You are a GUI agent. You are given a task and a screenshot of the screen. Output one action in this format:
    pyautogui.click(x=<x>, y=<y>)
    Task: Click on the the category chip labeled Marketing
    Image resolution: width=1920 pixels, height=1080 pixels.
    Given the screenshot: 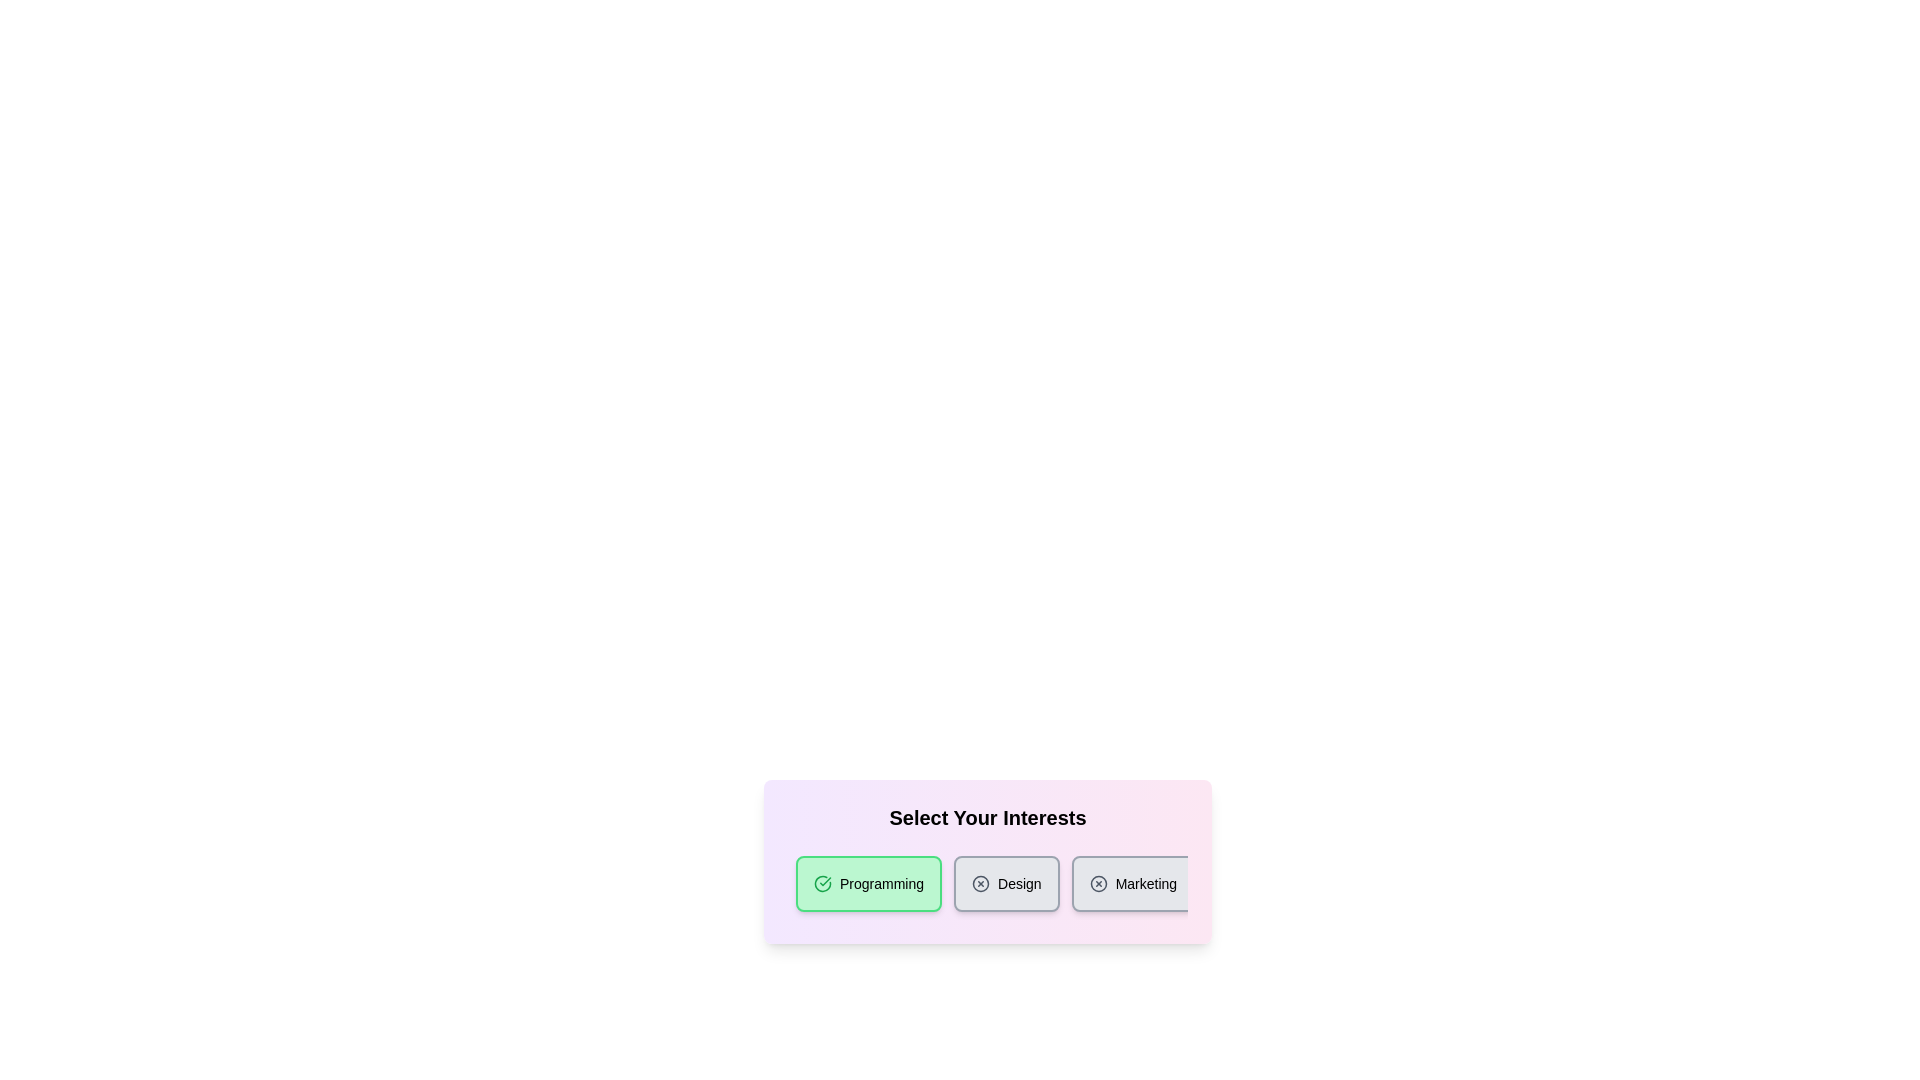 What is the action you would take?
    pyautogui.click(x=1132, y=882)
    